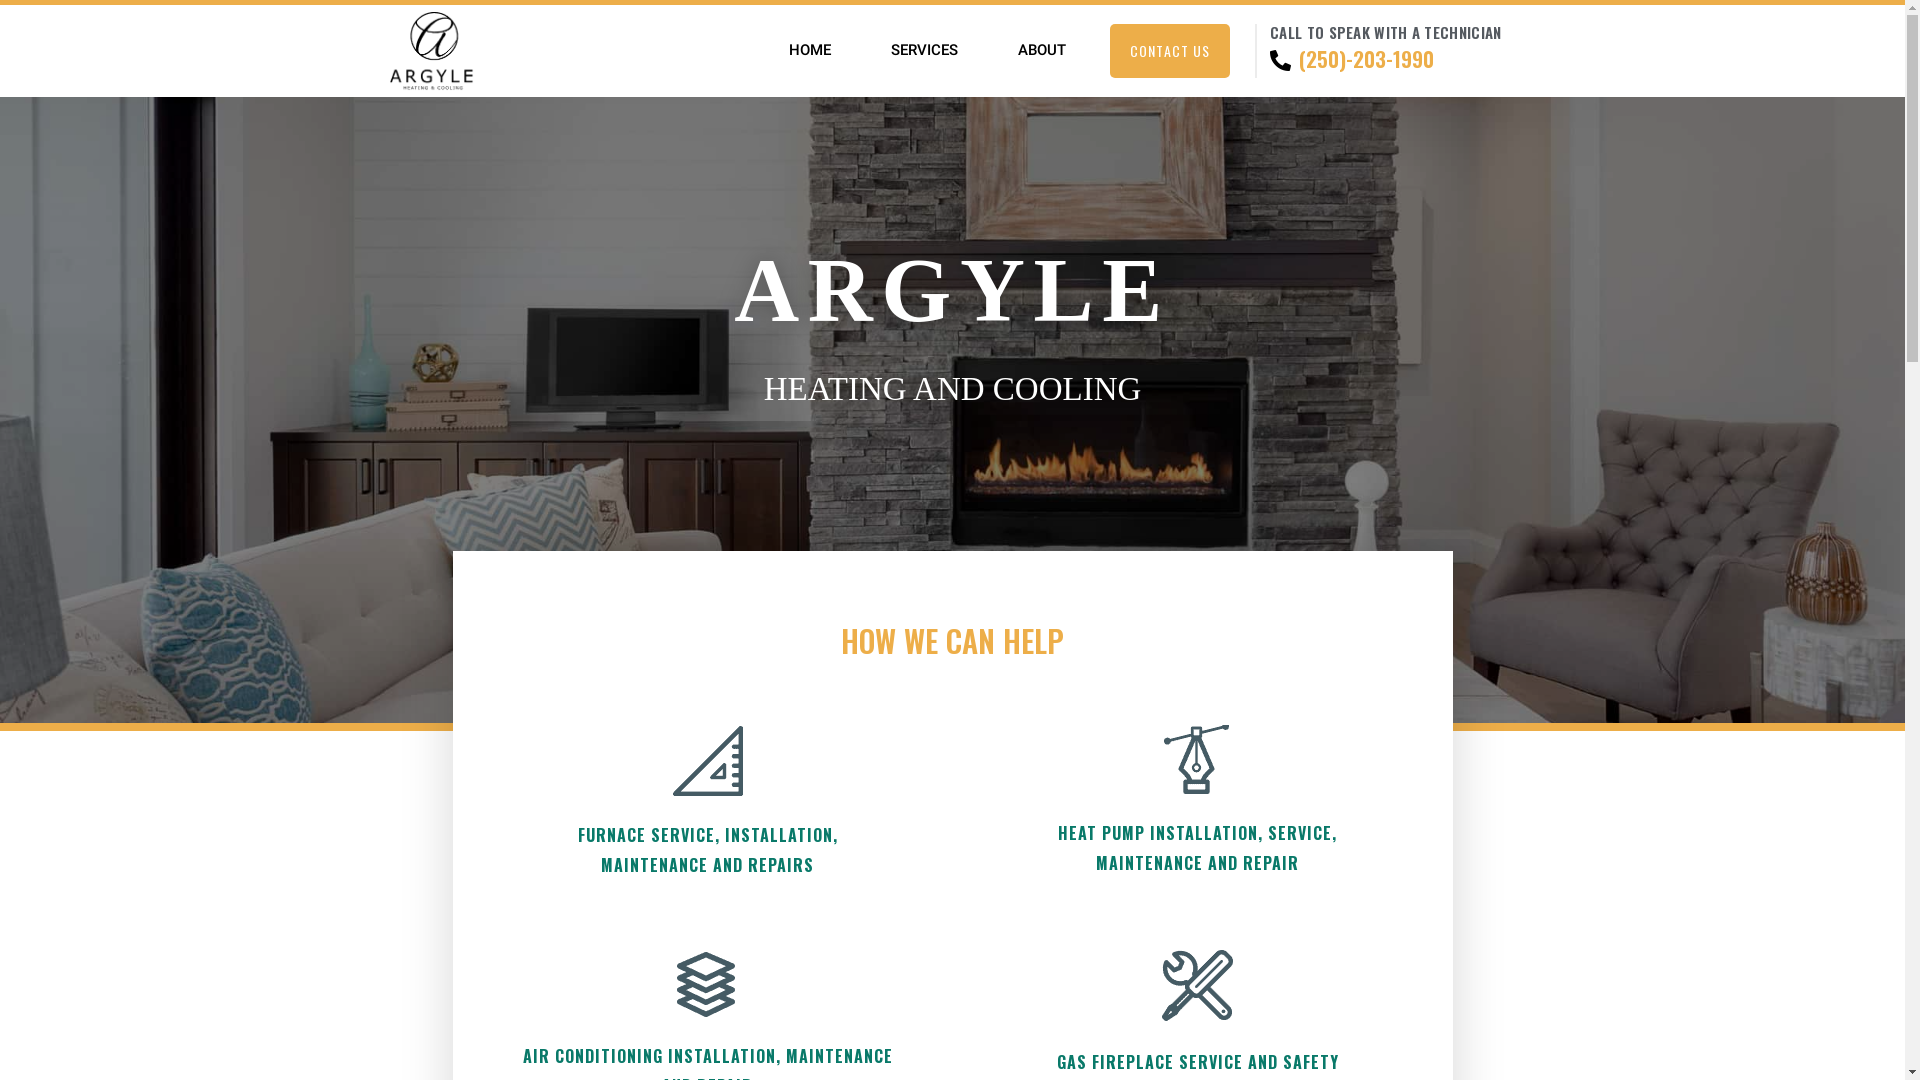 This screenshot has width=1920, height=1080. Describe the element at coordinates (1040, 49) in the screenshot. I see `'ABOUT'` at that location.